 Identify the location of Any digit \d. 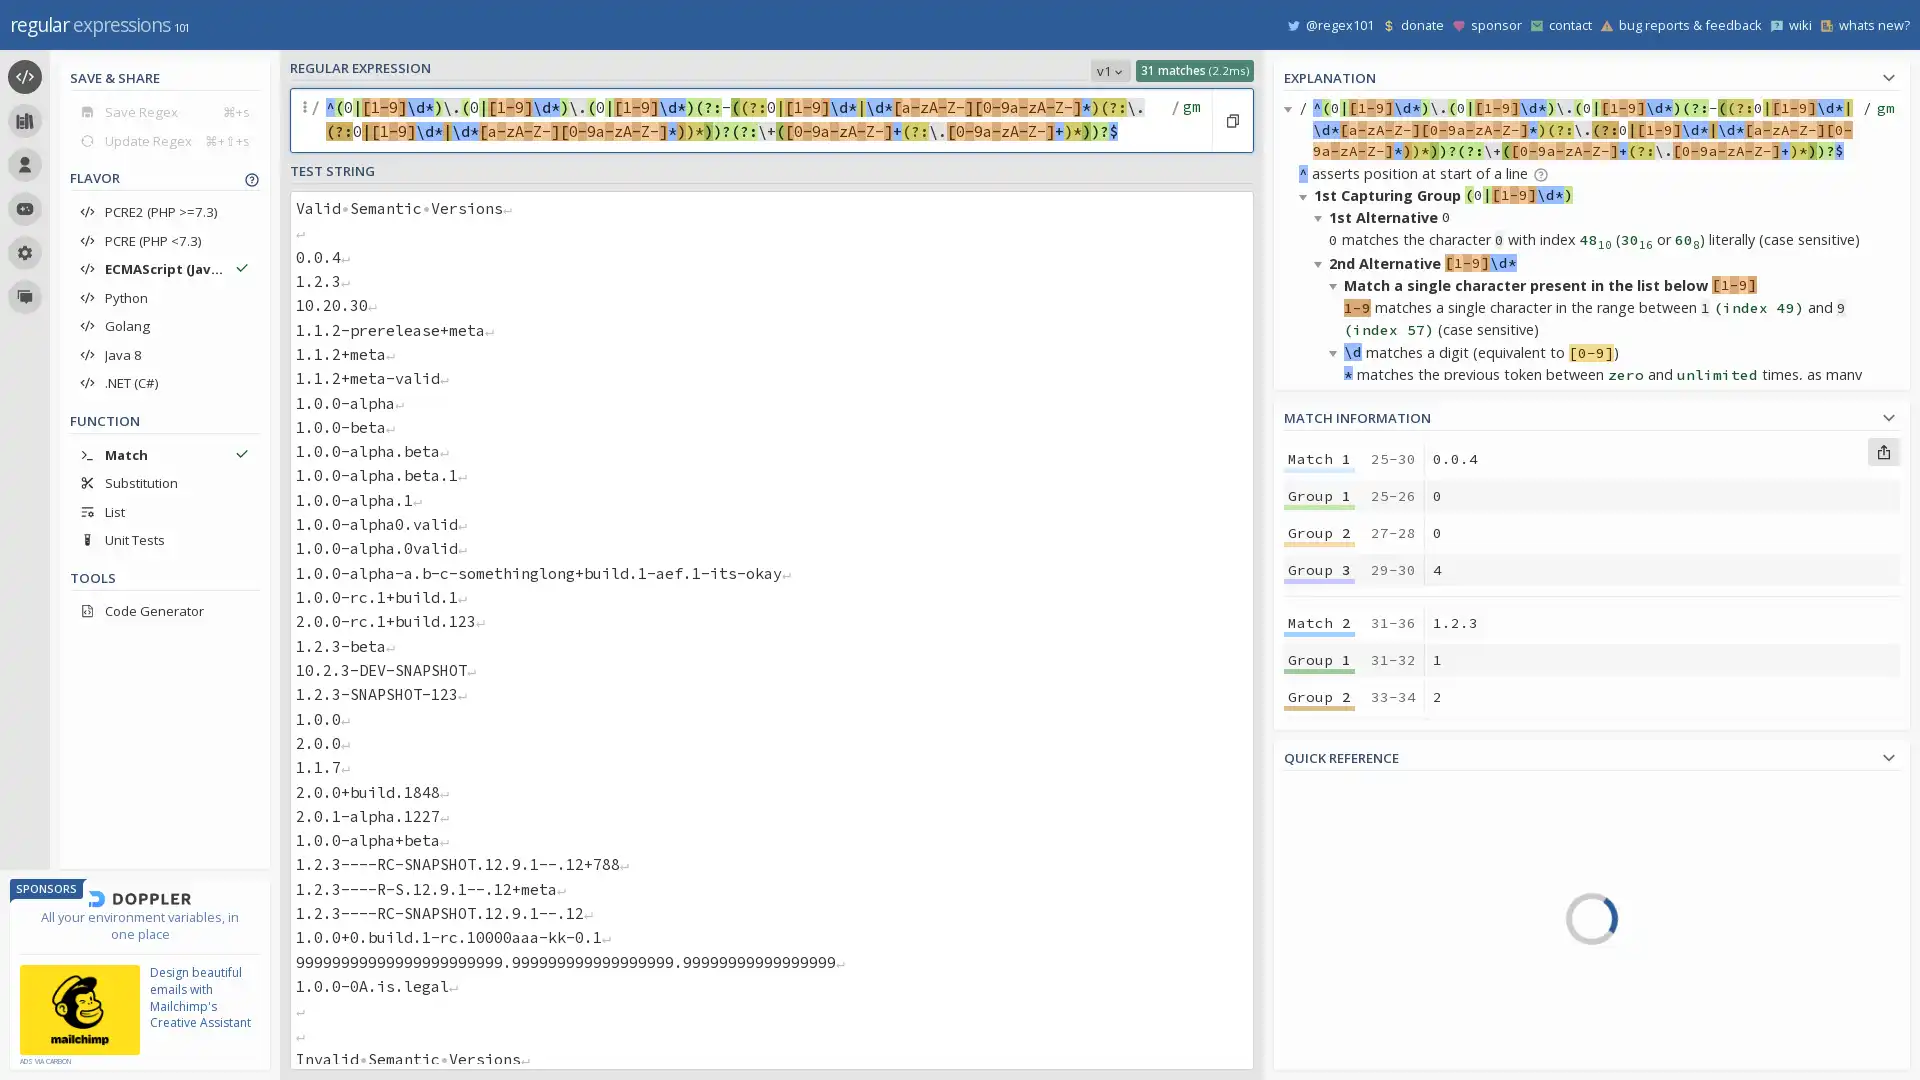
(1691, 1047).